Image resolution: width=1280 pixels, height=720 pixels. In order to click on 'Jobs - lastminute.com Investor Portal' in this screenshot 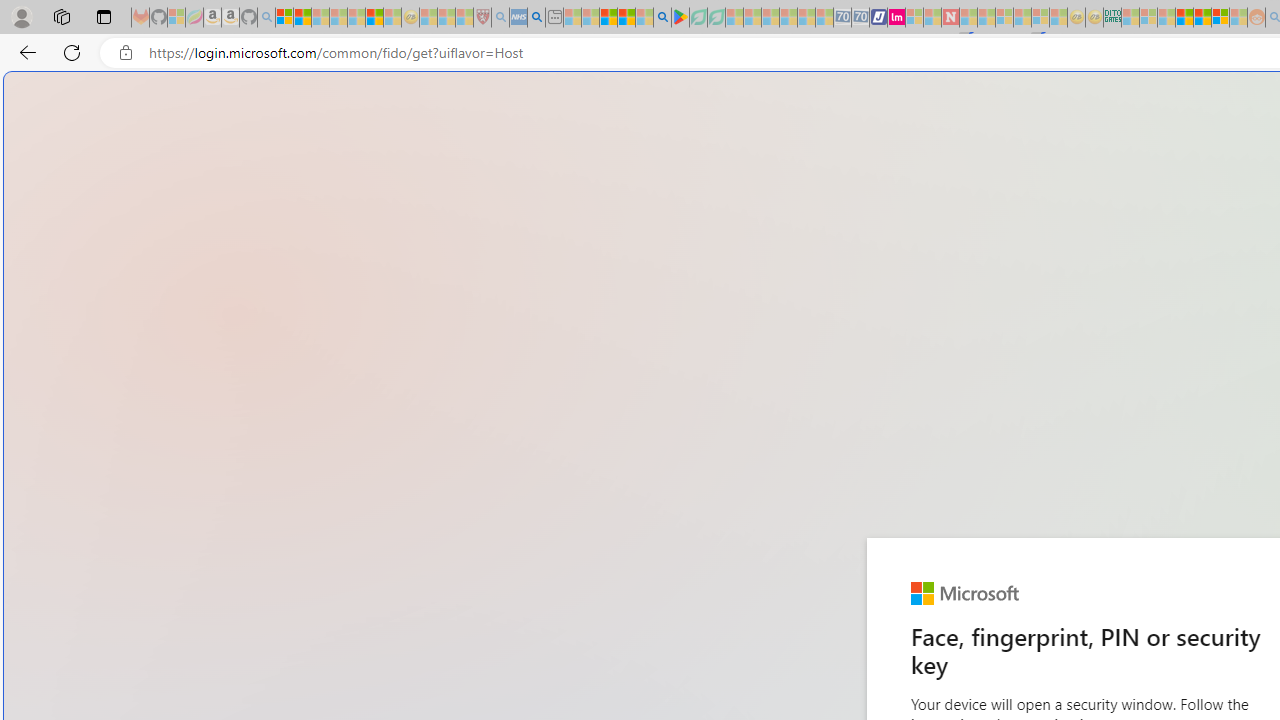, I will do `click(895, 17)`.